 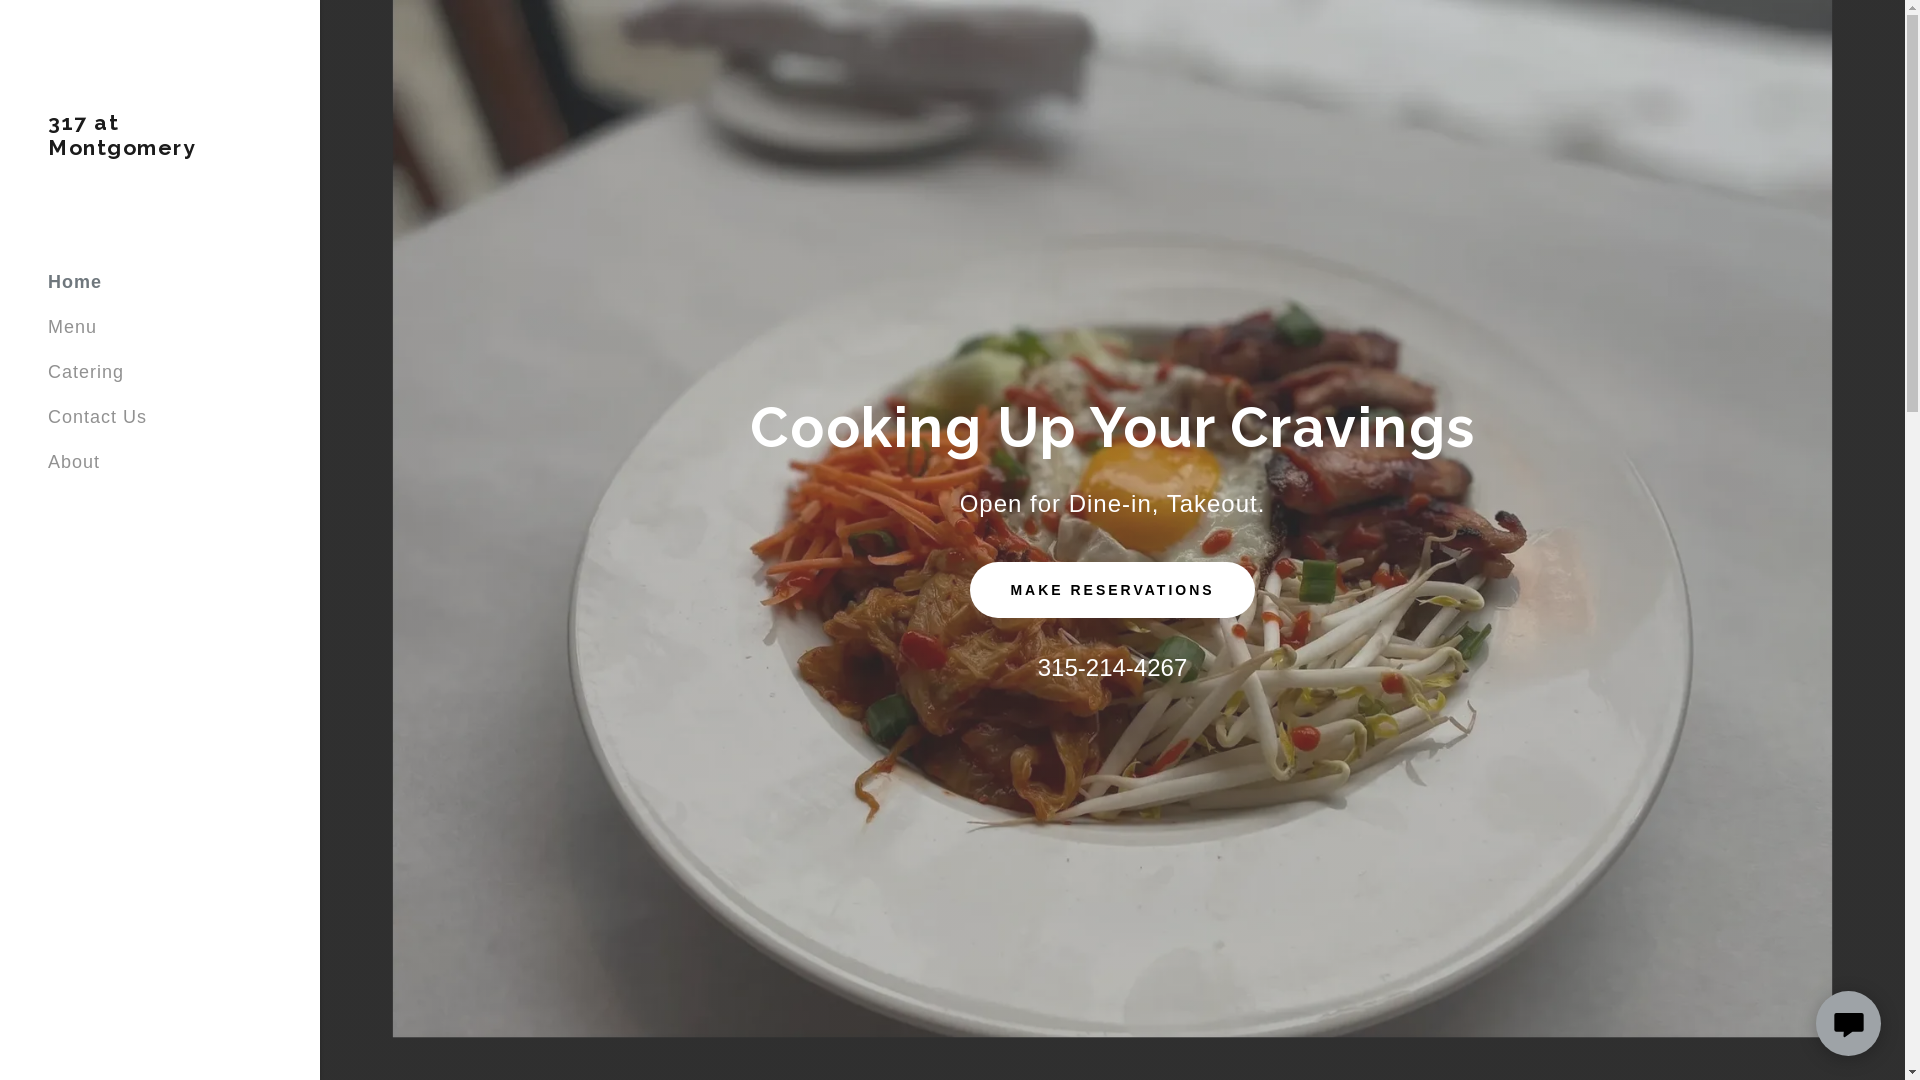 I want to click on 'Catering', so click(x=85, y=371).